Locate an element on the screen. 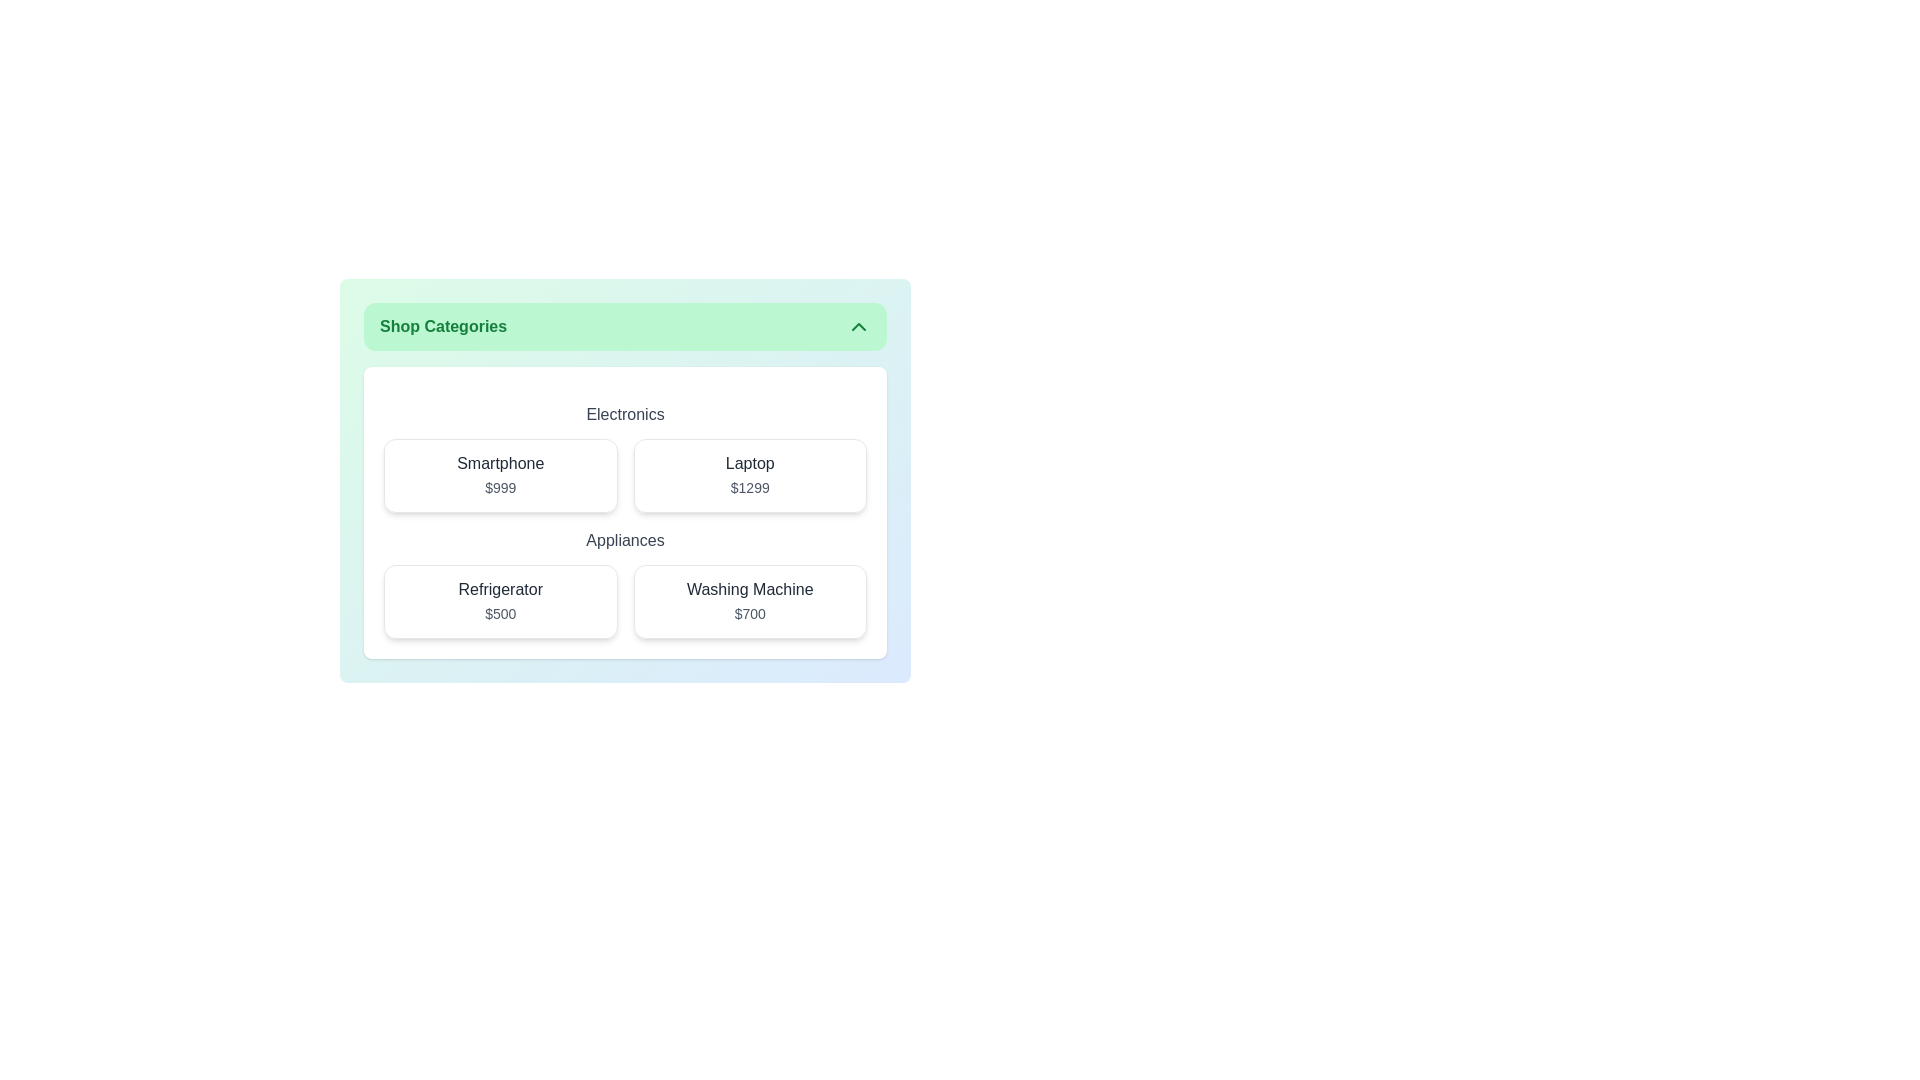 This screenshot has height=1080, width=1920. the text label that serves as the title or name of the product, located above the price text ('$1299') and centered horizontally within the card is located at coordinates (749, 463).